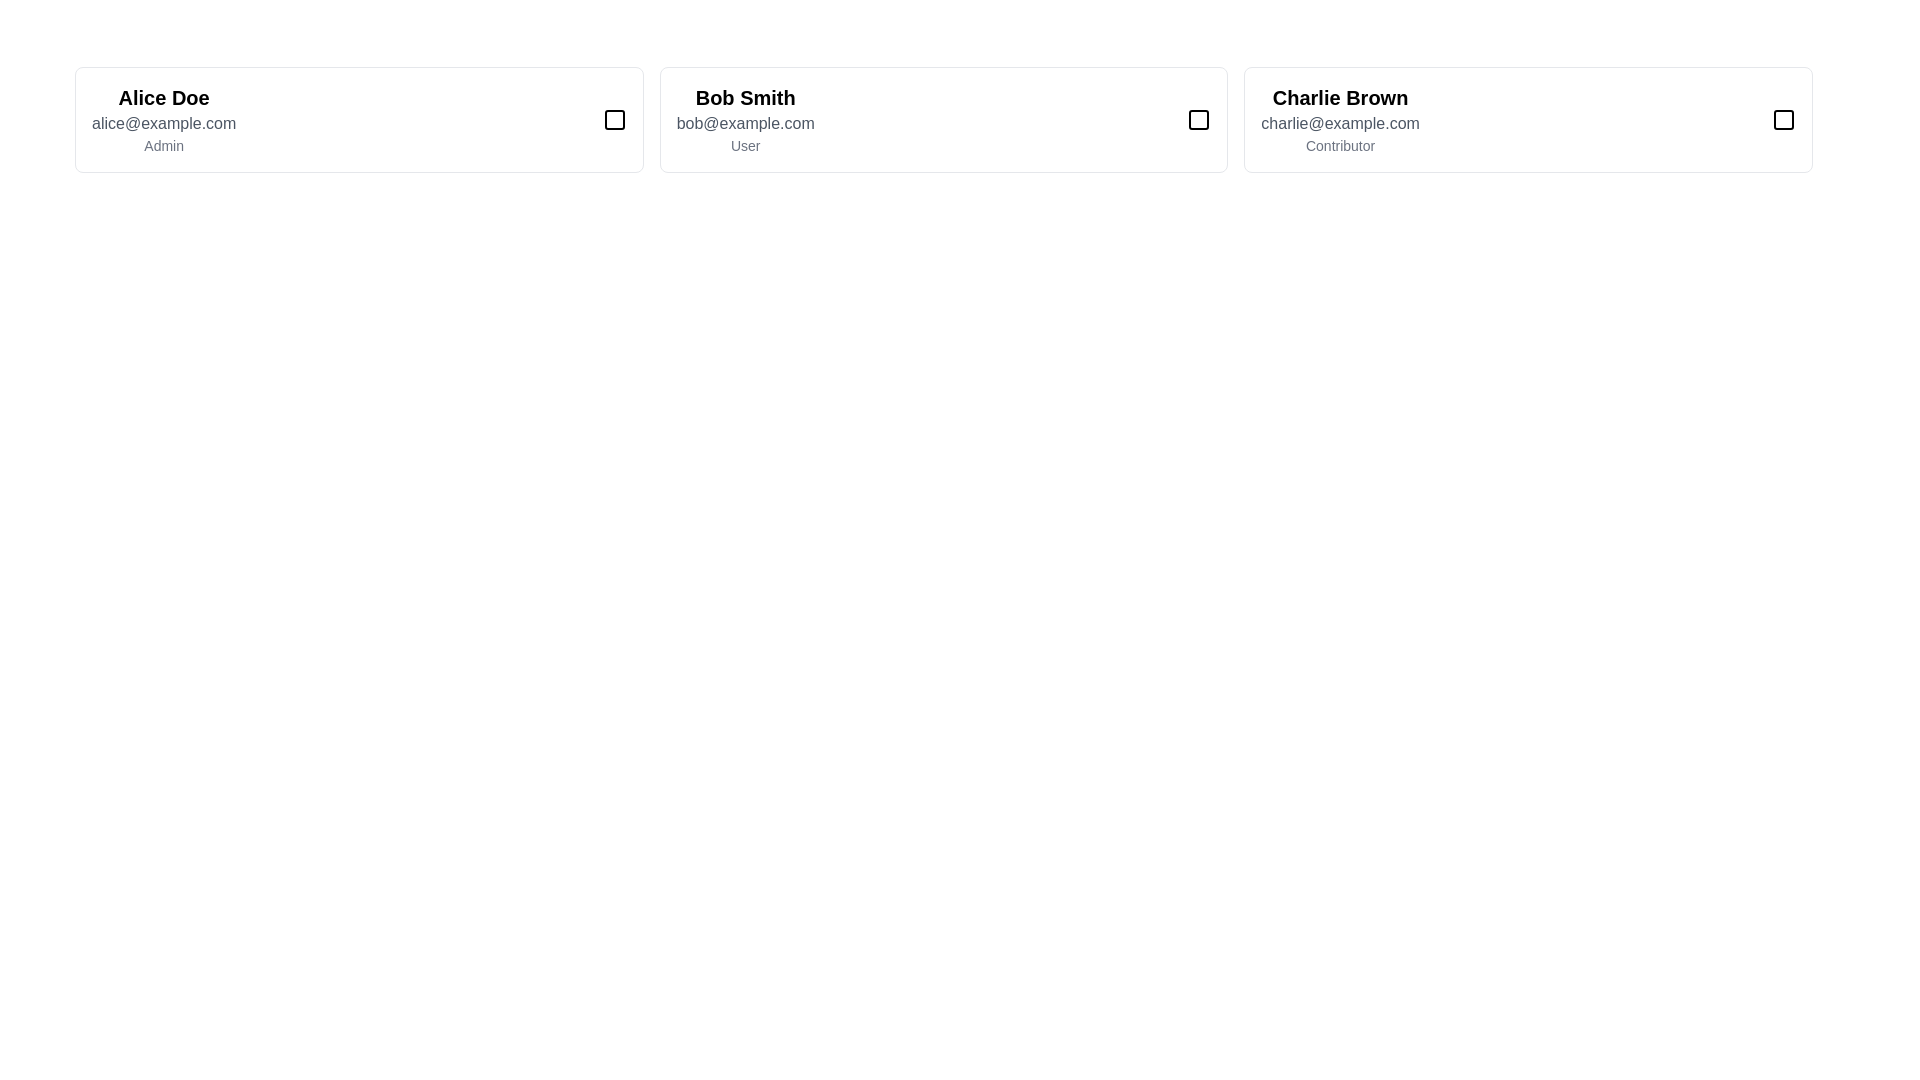 This screenshot has width=1920, height=1080. I want to click on the text element displaying 'alice@example.com', which is styled in gray and positioned between 'Alice Doe' and 'Admin', so click(164, 123).